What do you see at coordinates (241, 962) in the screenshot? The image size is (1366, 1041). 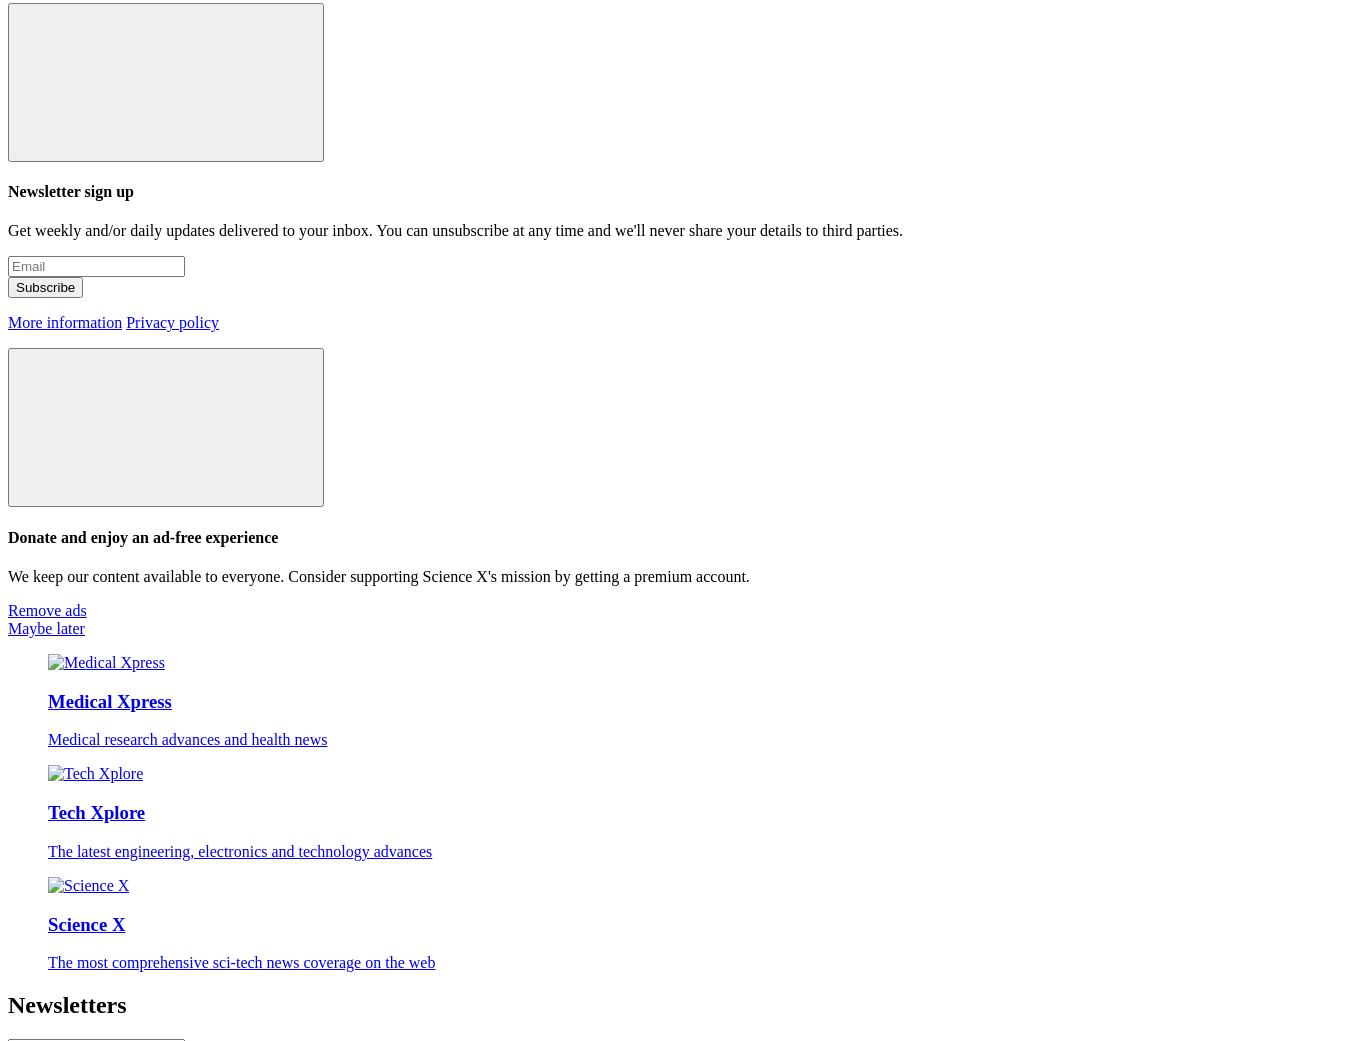 I see `'The most comprehensive sci-tech news coverage on the web'` at bounding box center [241, 962].